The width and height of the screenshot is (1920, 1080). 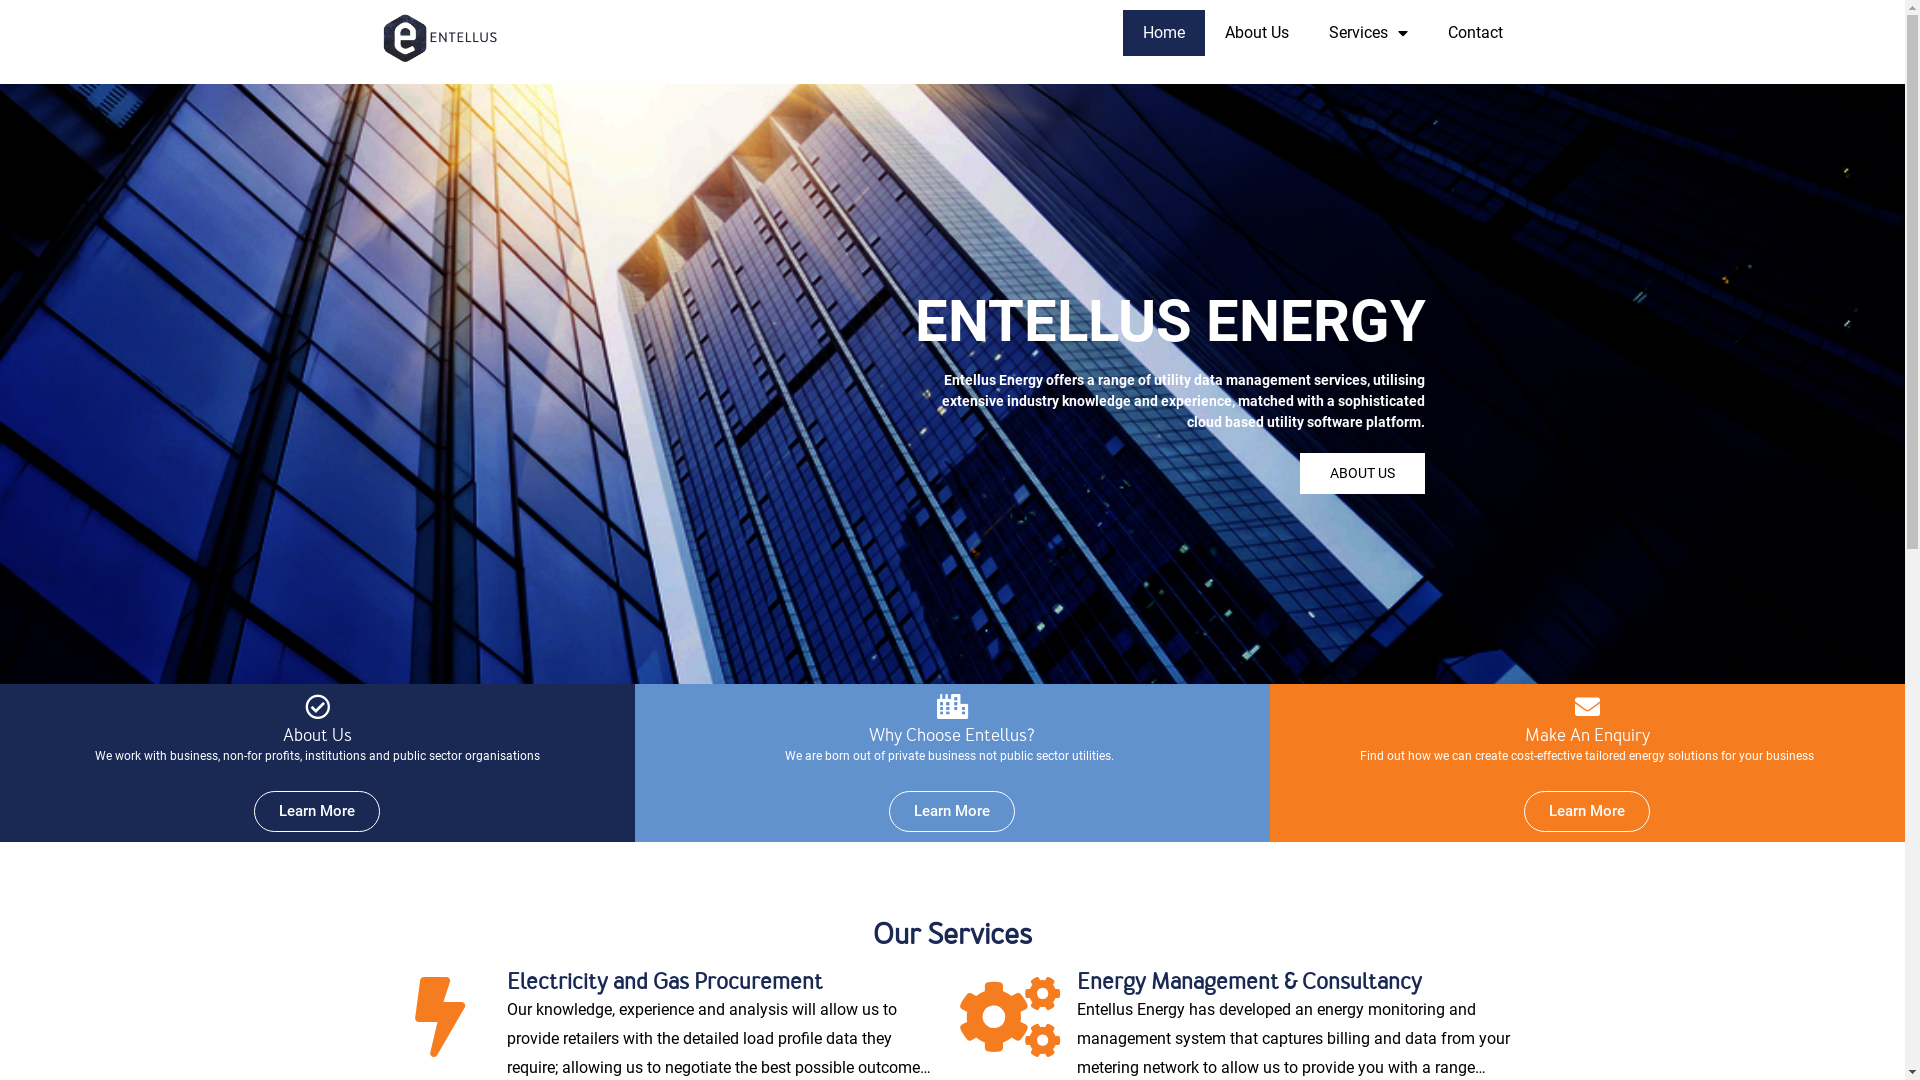 I want to click on 'Services', so click(x=1366, y=33).